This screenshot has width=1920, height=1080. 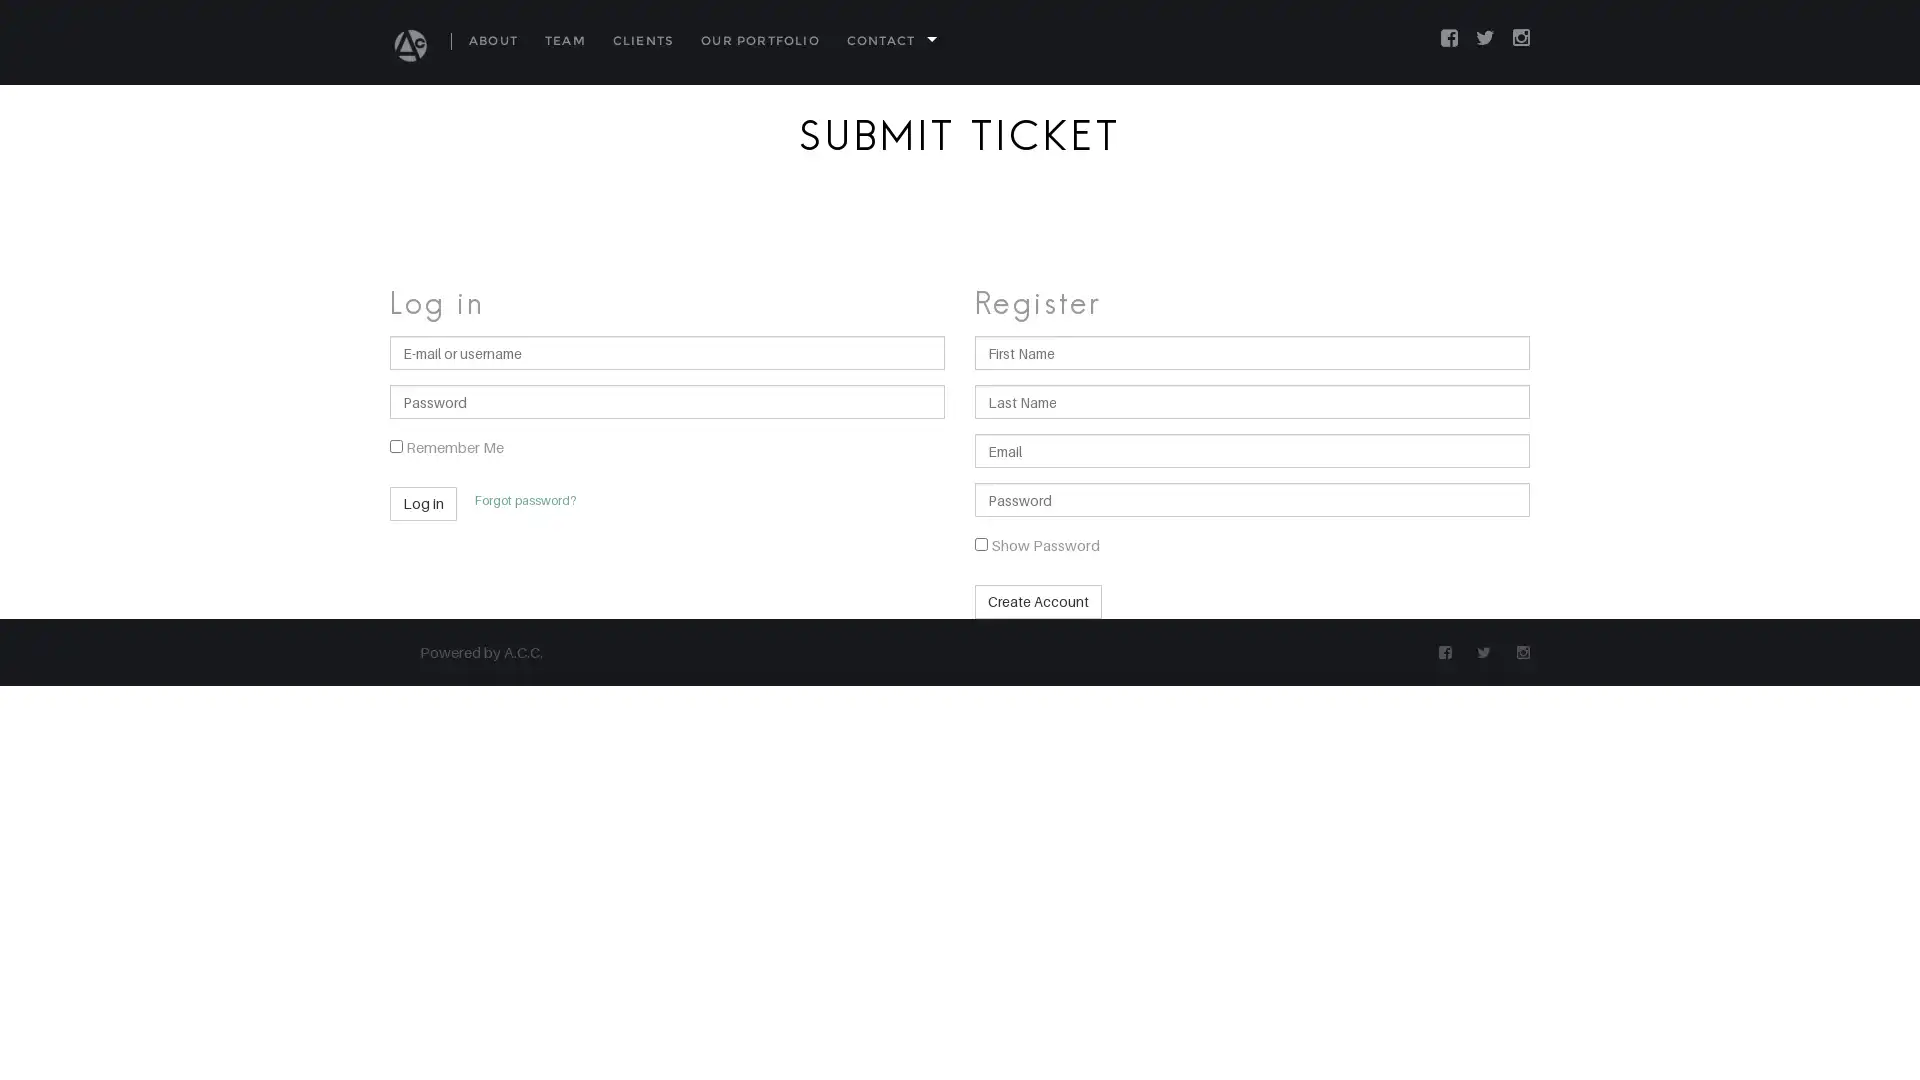 I want to click on Log in, so click(x=422, y=503).